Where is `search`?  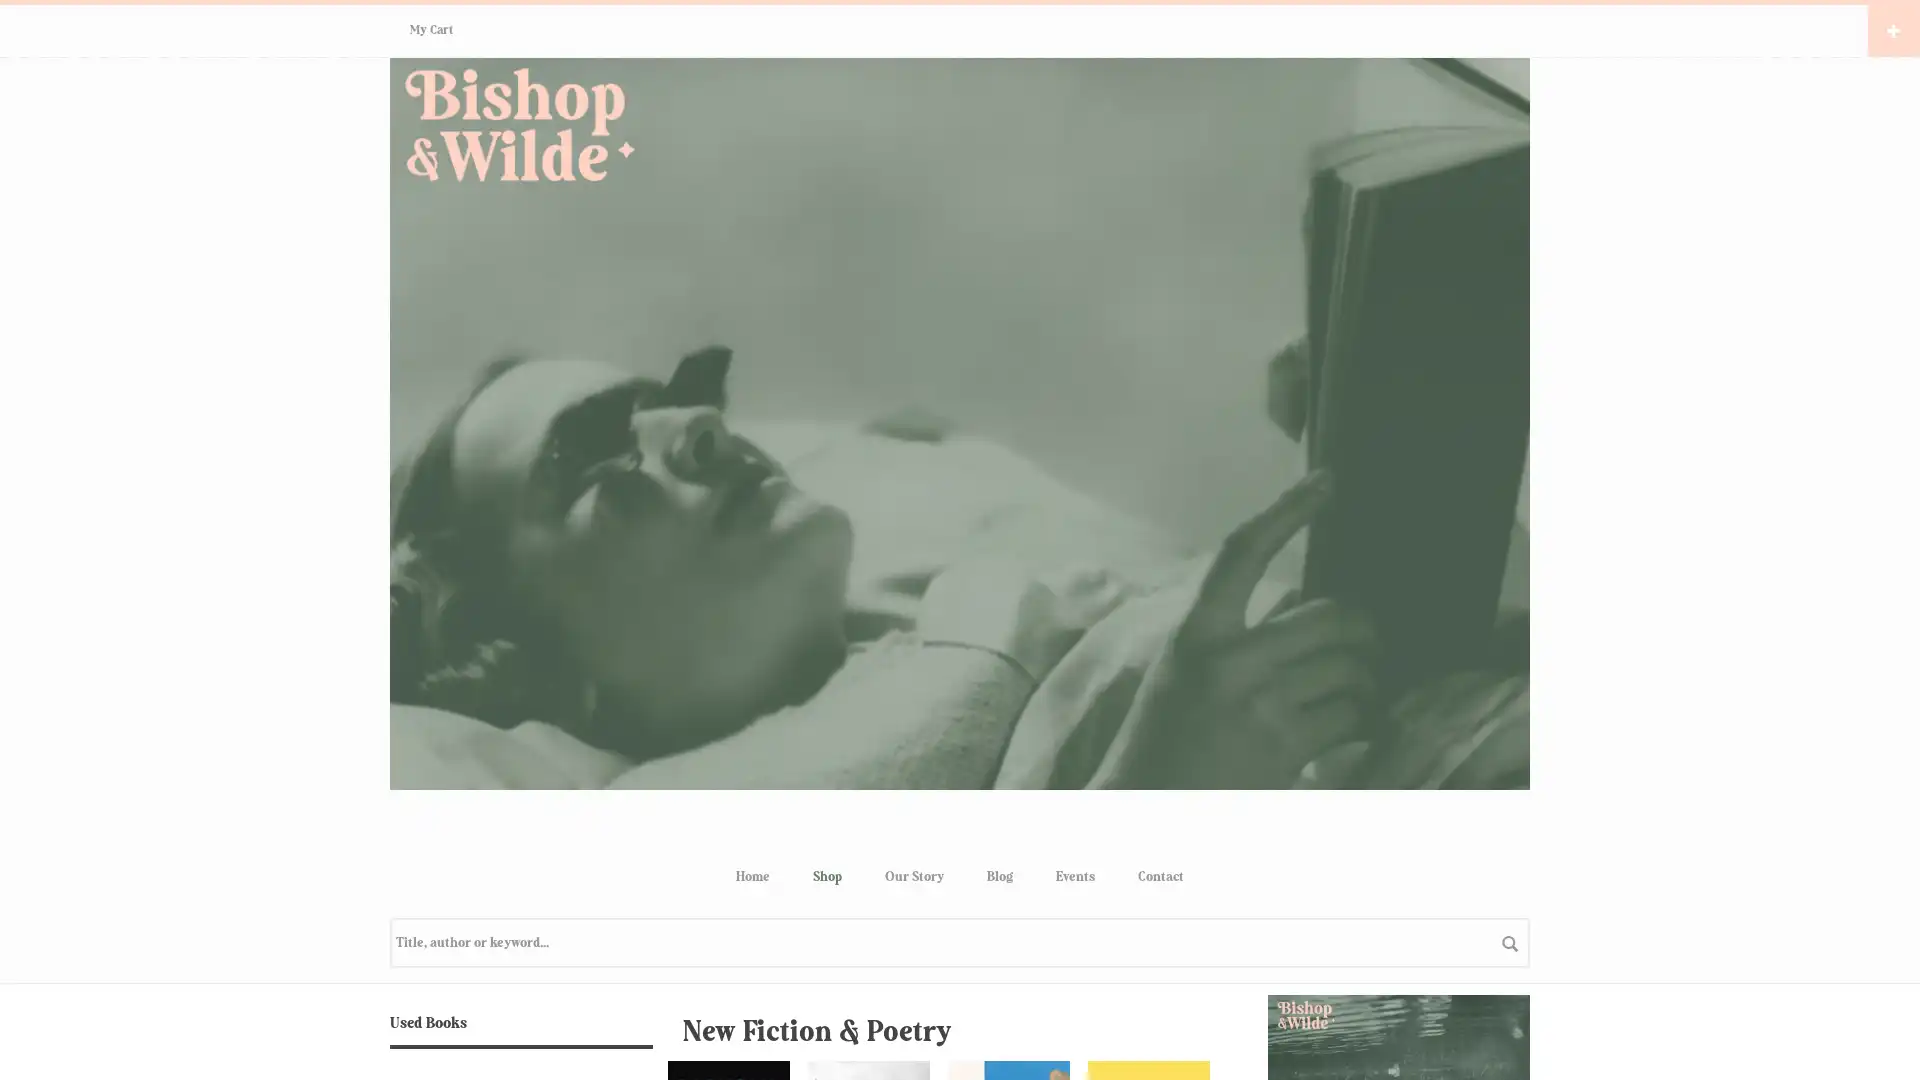 search is located at coordinates (1510, 942).